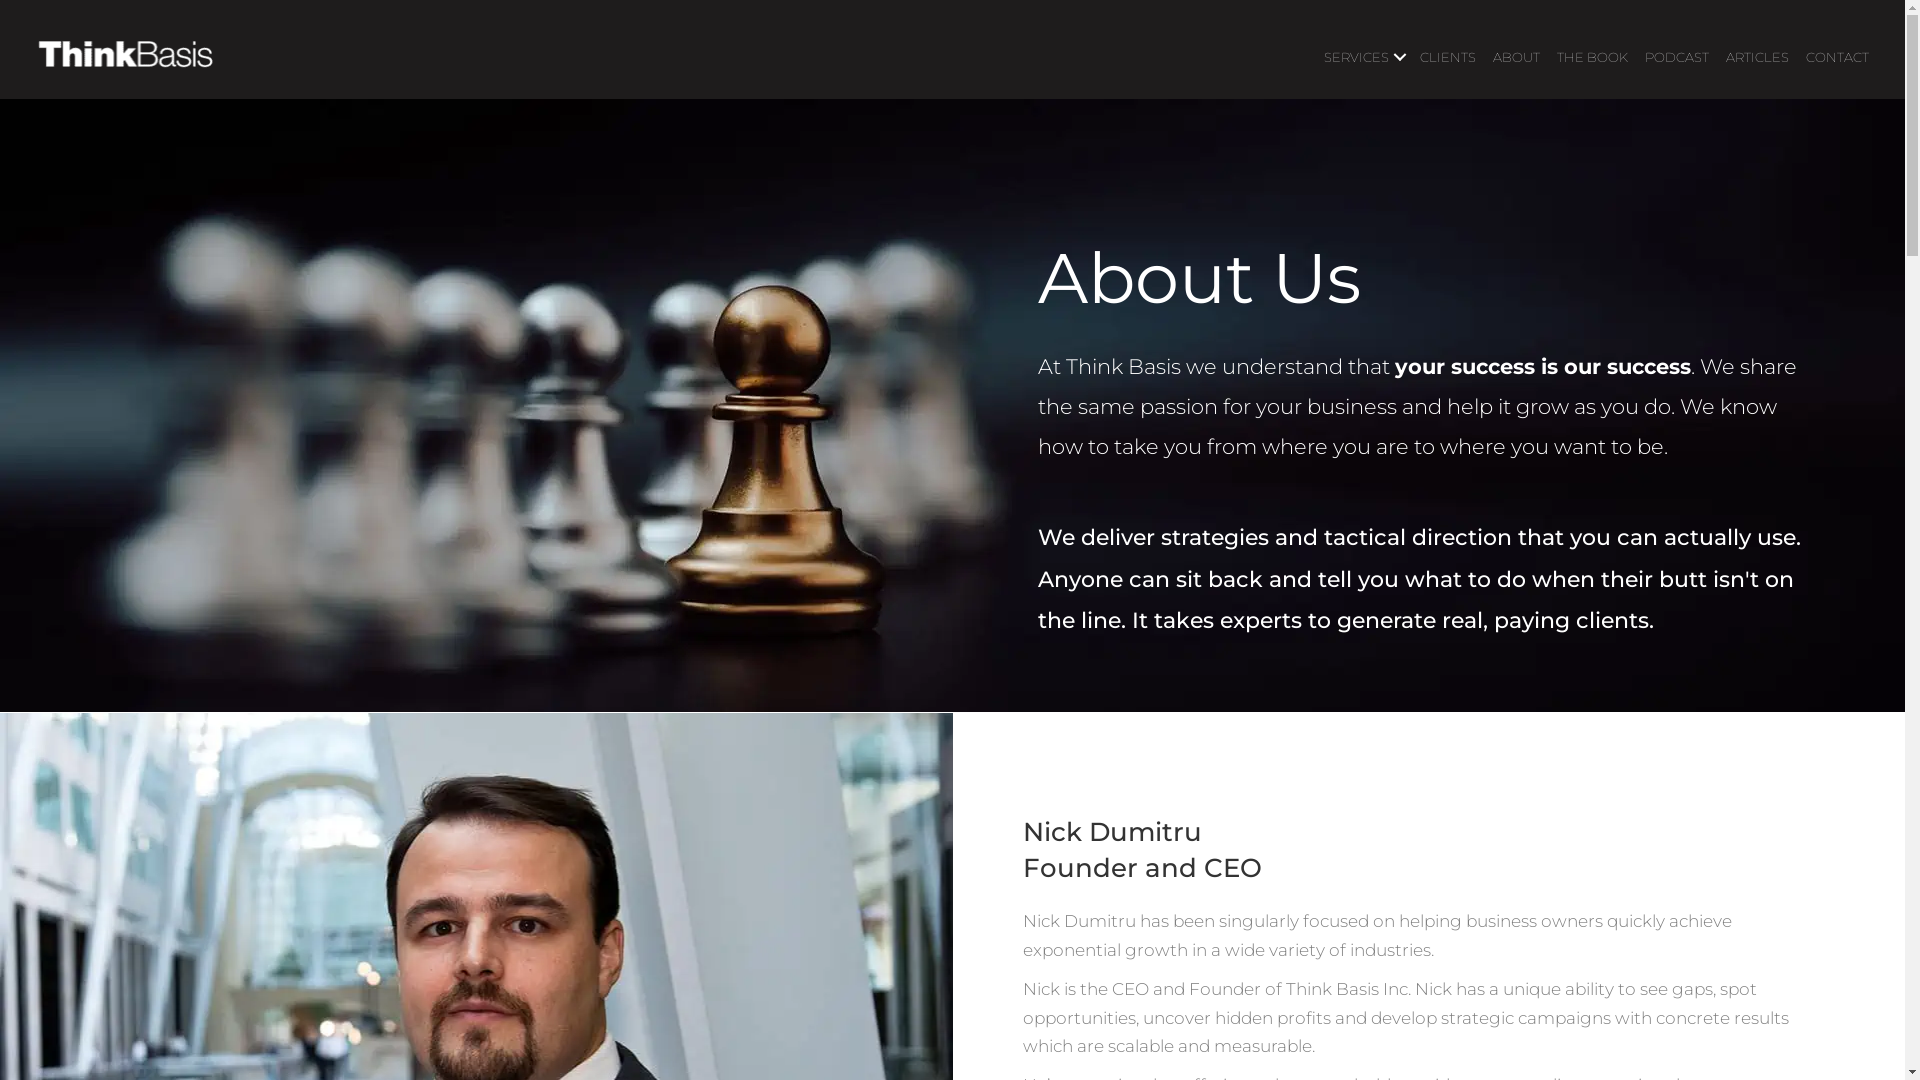  I want to click on 'SERVICES', so click(1362, 56).